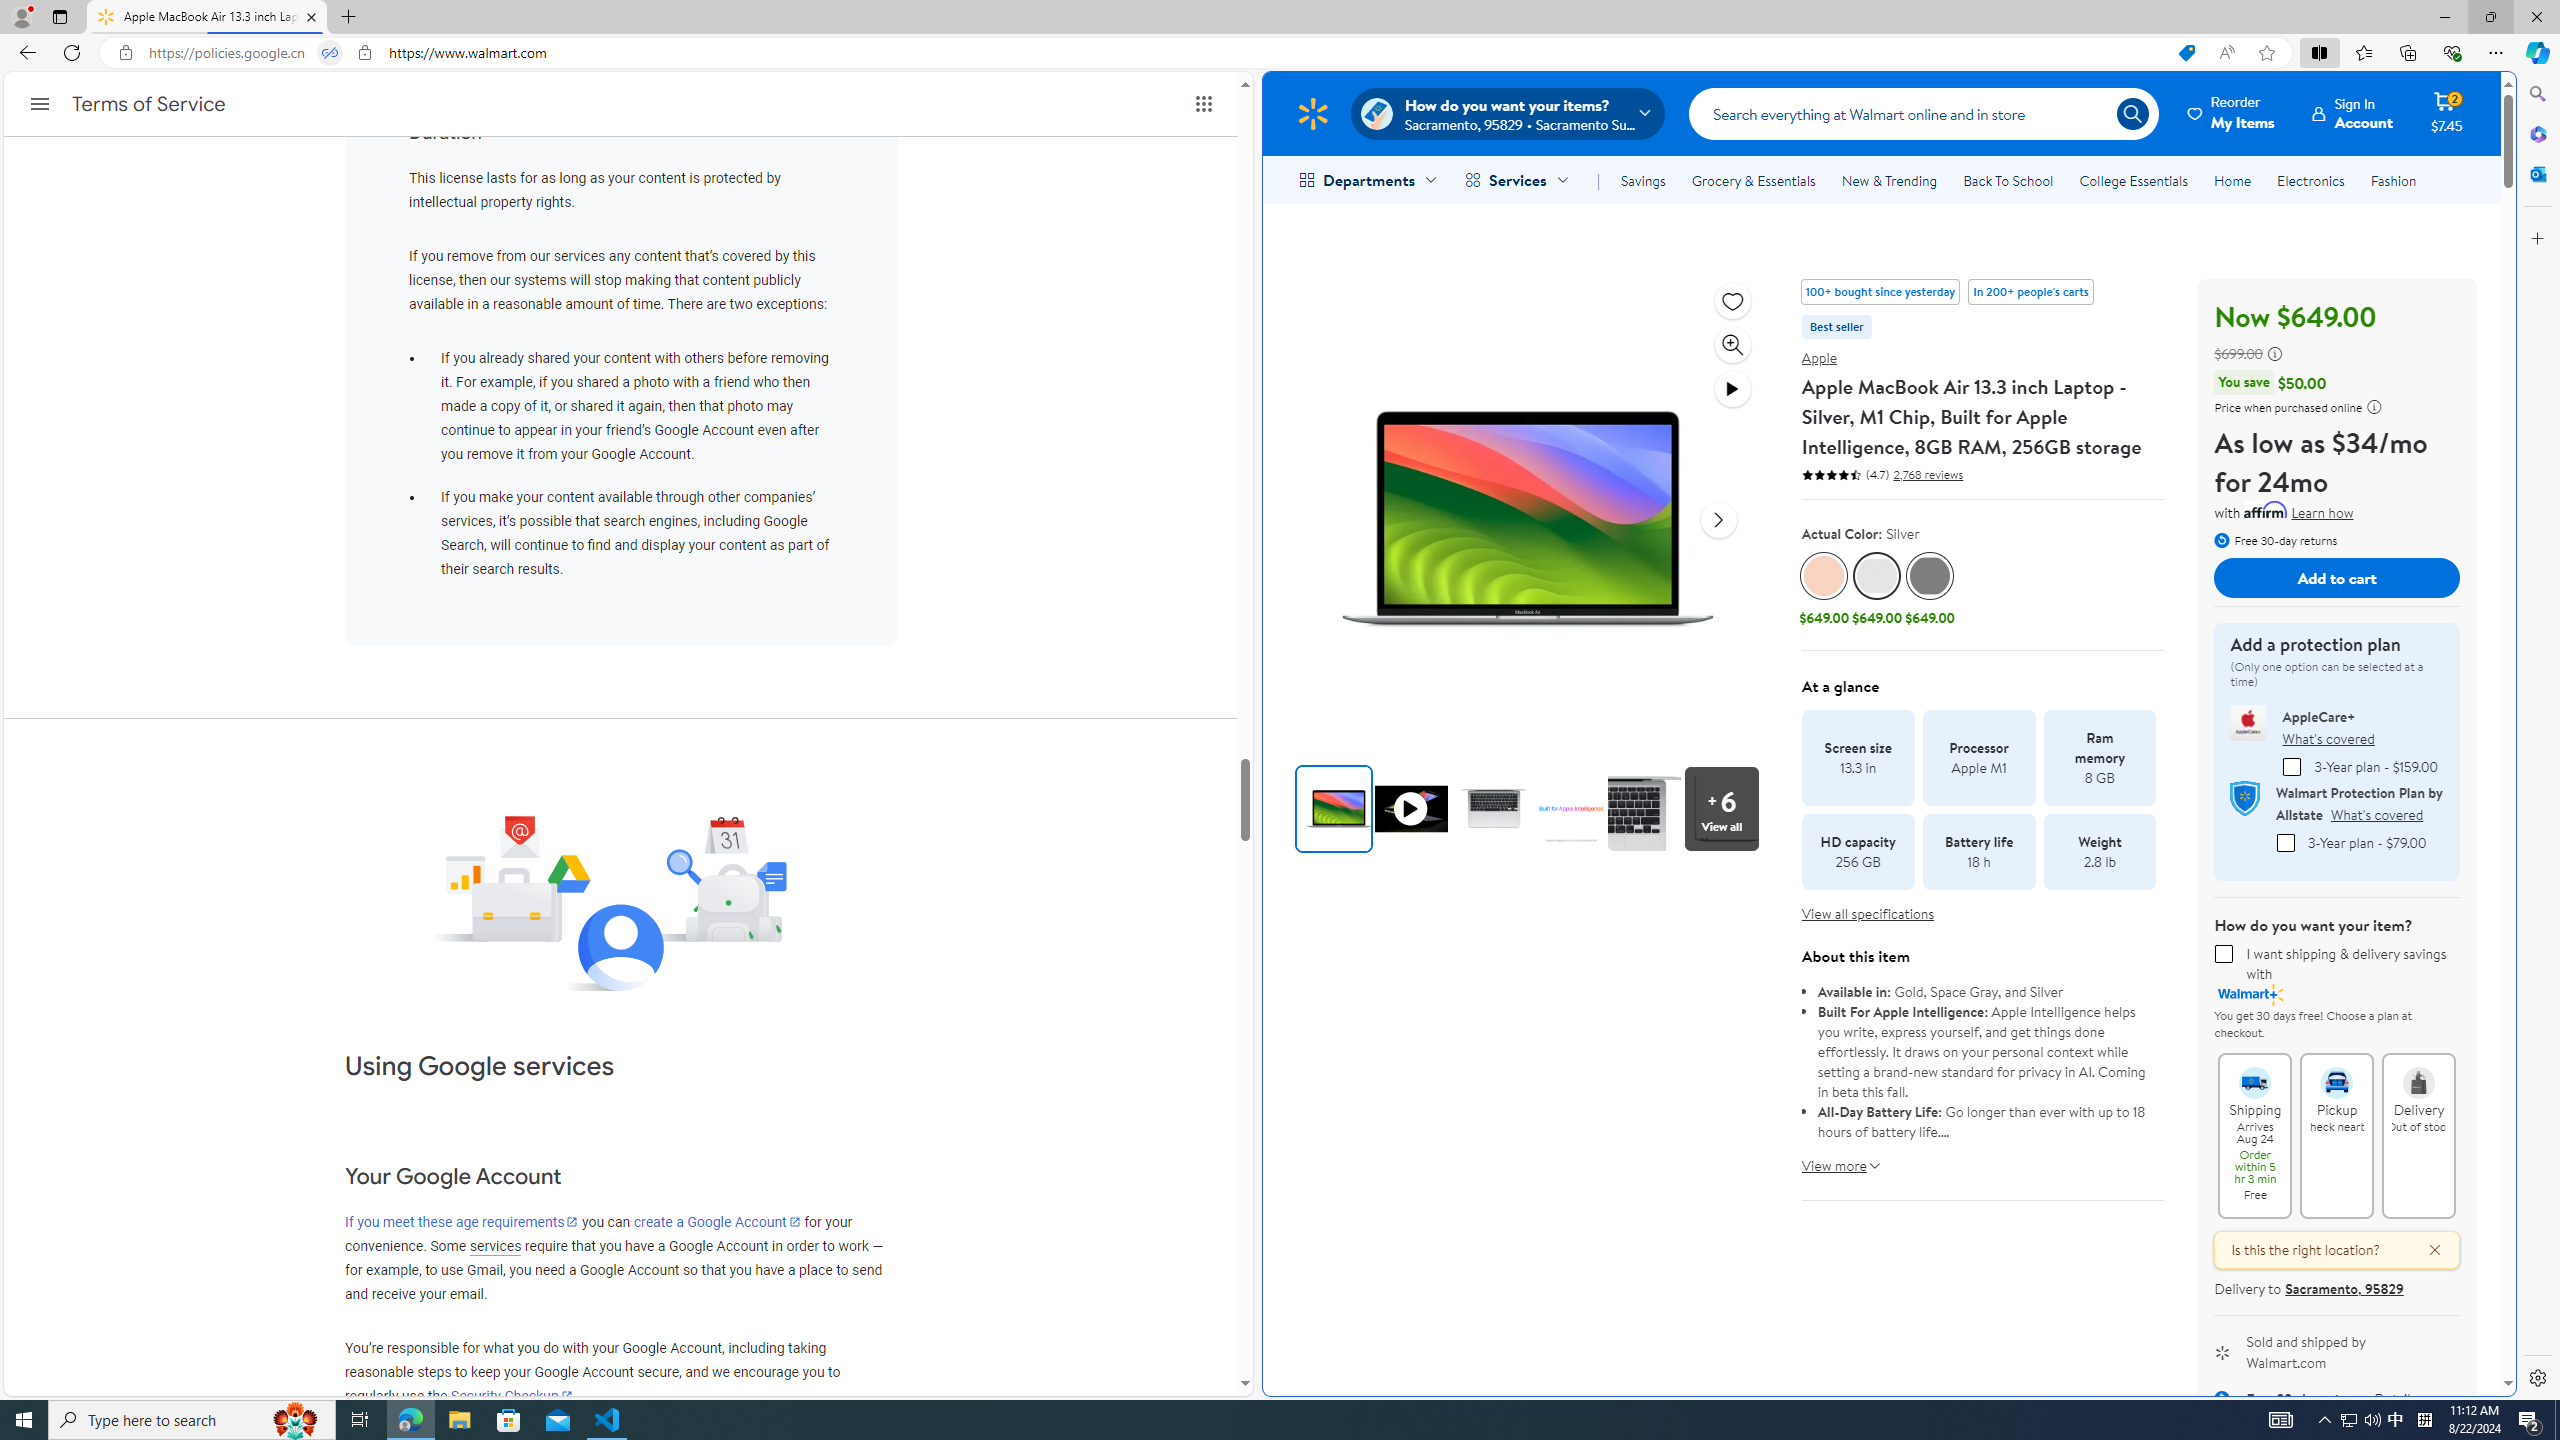  Describe the element at coordinates (2132, 180) in the screenshot. I see `'College Essentials'` at that location.